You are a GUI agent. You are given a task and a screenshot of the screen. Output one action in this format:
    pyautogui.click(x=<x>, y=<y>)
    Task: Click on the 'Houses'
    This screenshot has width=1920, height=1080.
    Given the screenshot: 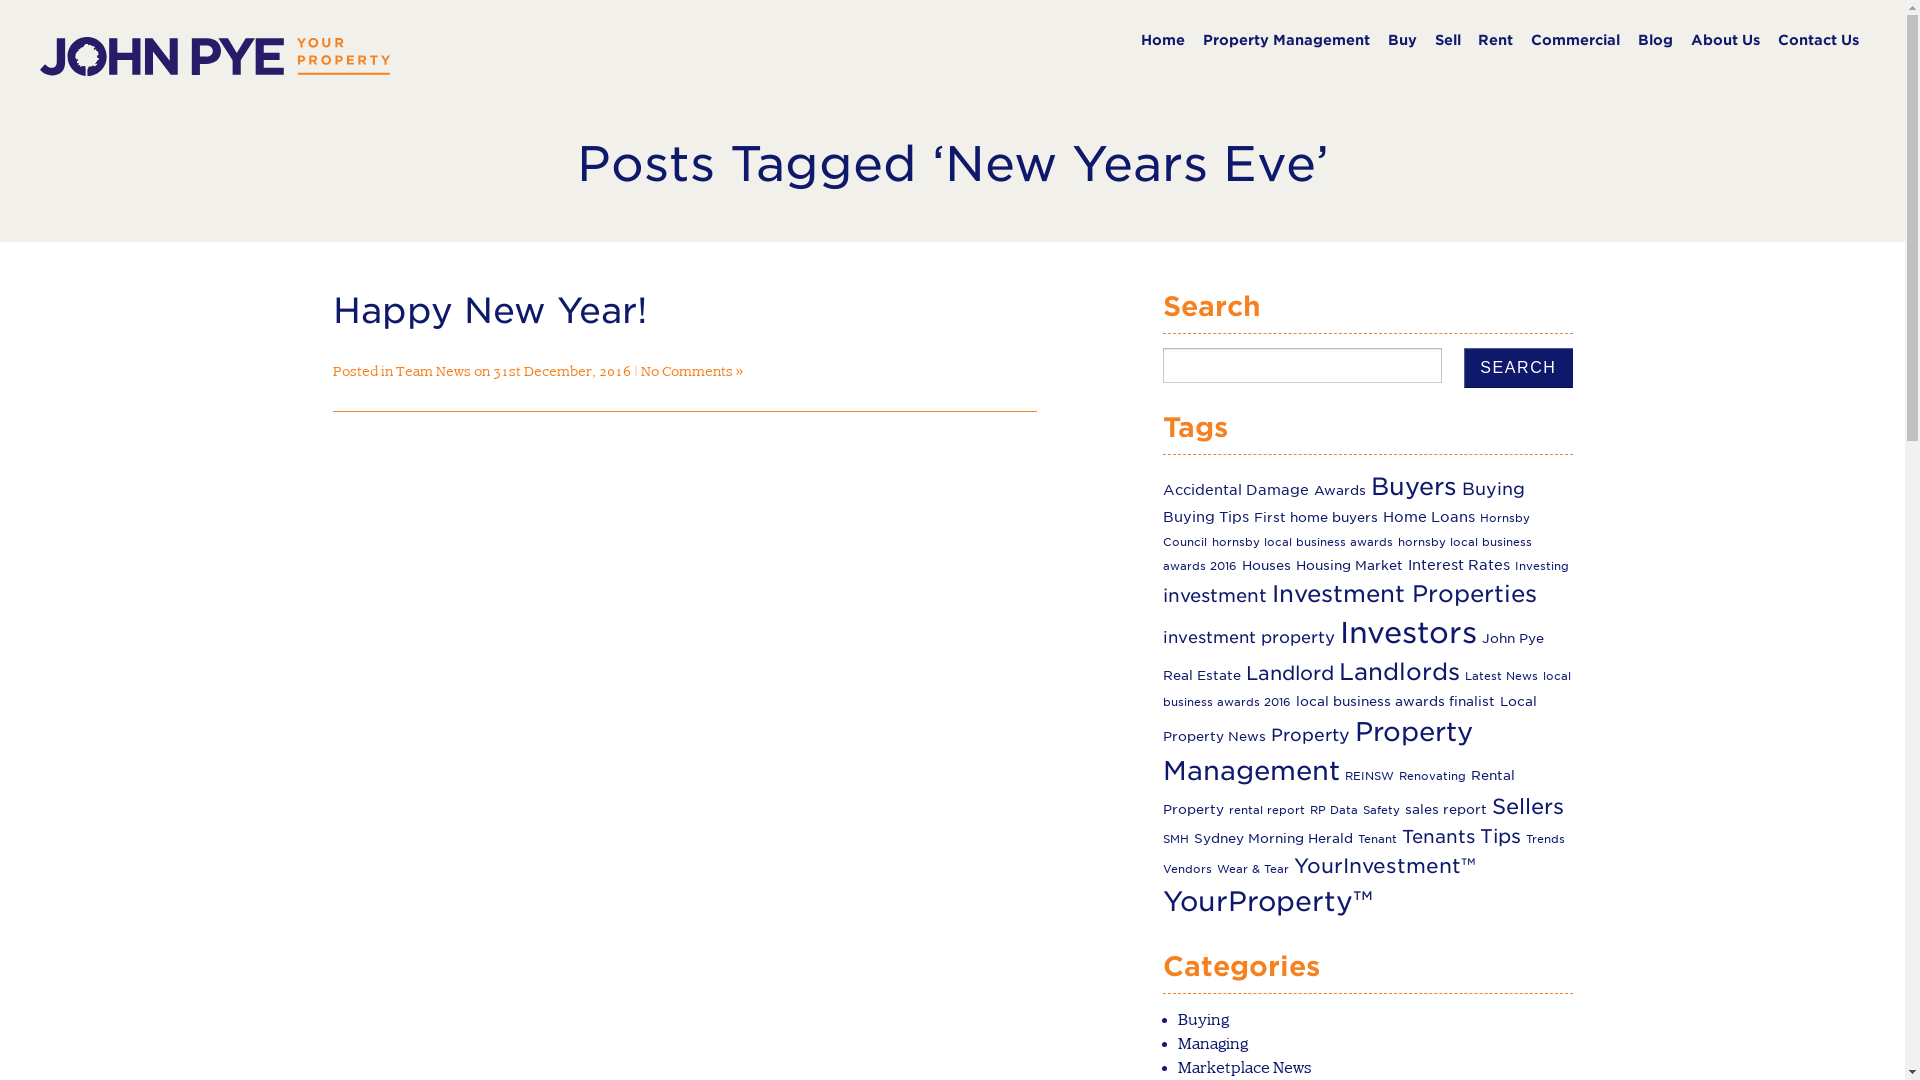 What is the action you would take?
    pyautogui.click(x=1265, y=565)
    